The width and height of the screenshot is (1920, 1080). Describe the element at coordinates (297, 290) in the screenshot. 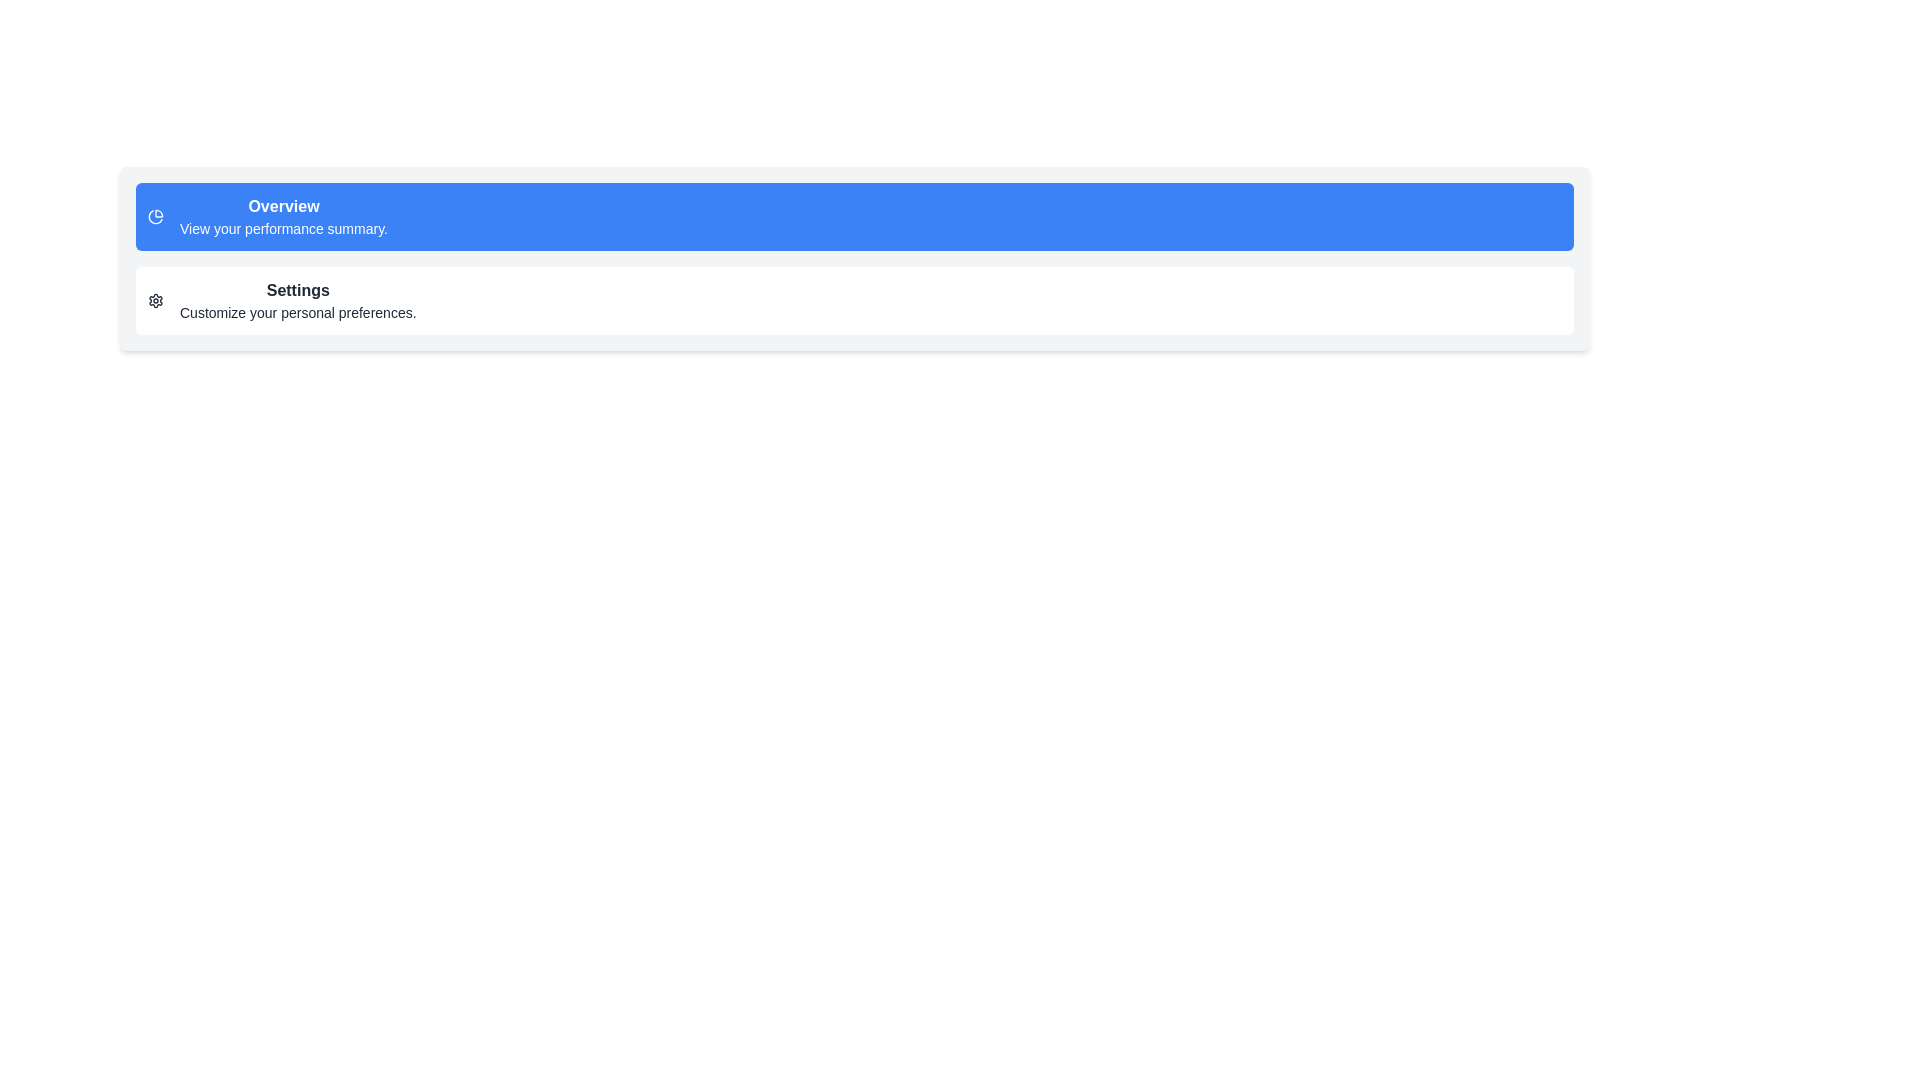

I see `the static text label that serves as a title or header for the section, located above the text 'Customize your personal preferences.'` at that location.